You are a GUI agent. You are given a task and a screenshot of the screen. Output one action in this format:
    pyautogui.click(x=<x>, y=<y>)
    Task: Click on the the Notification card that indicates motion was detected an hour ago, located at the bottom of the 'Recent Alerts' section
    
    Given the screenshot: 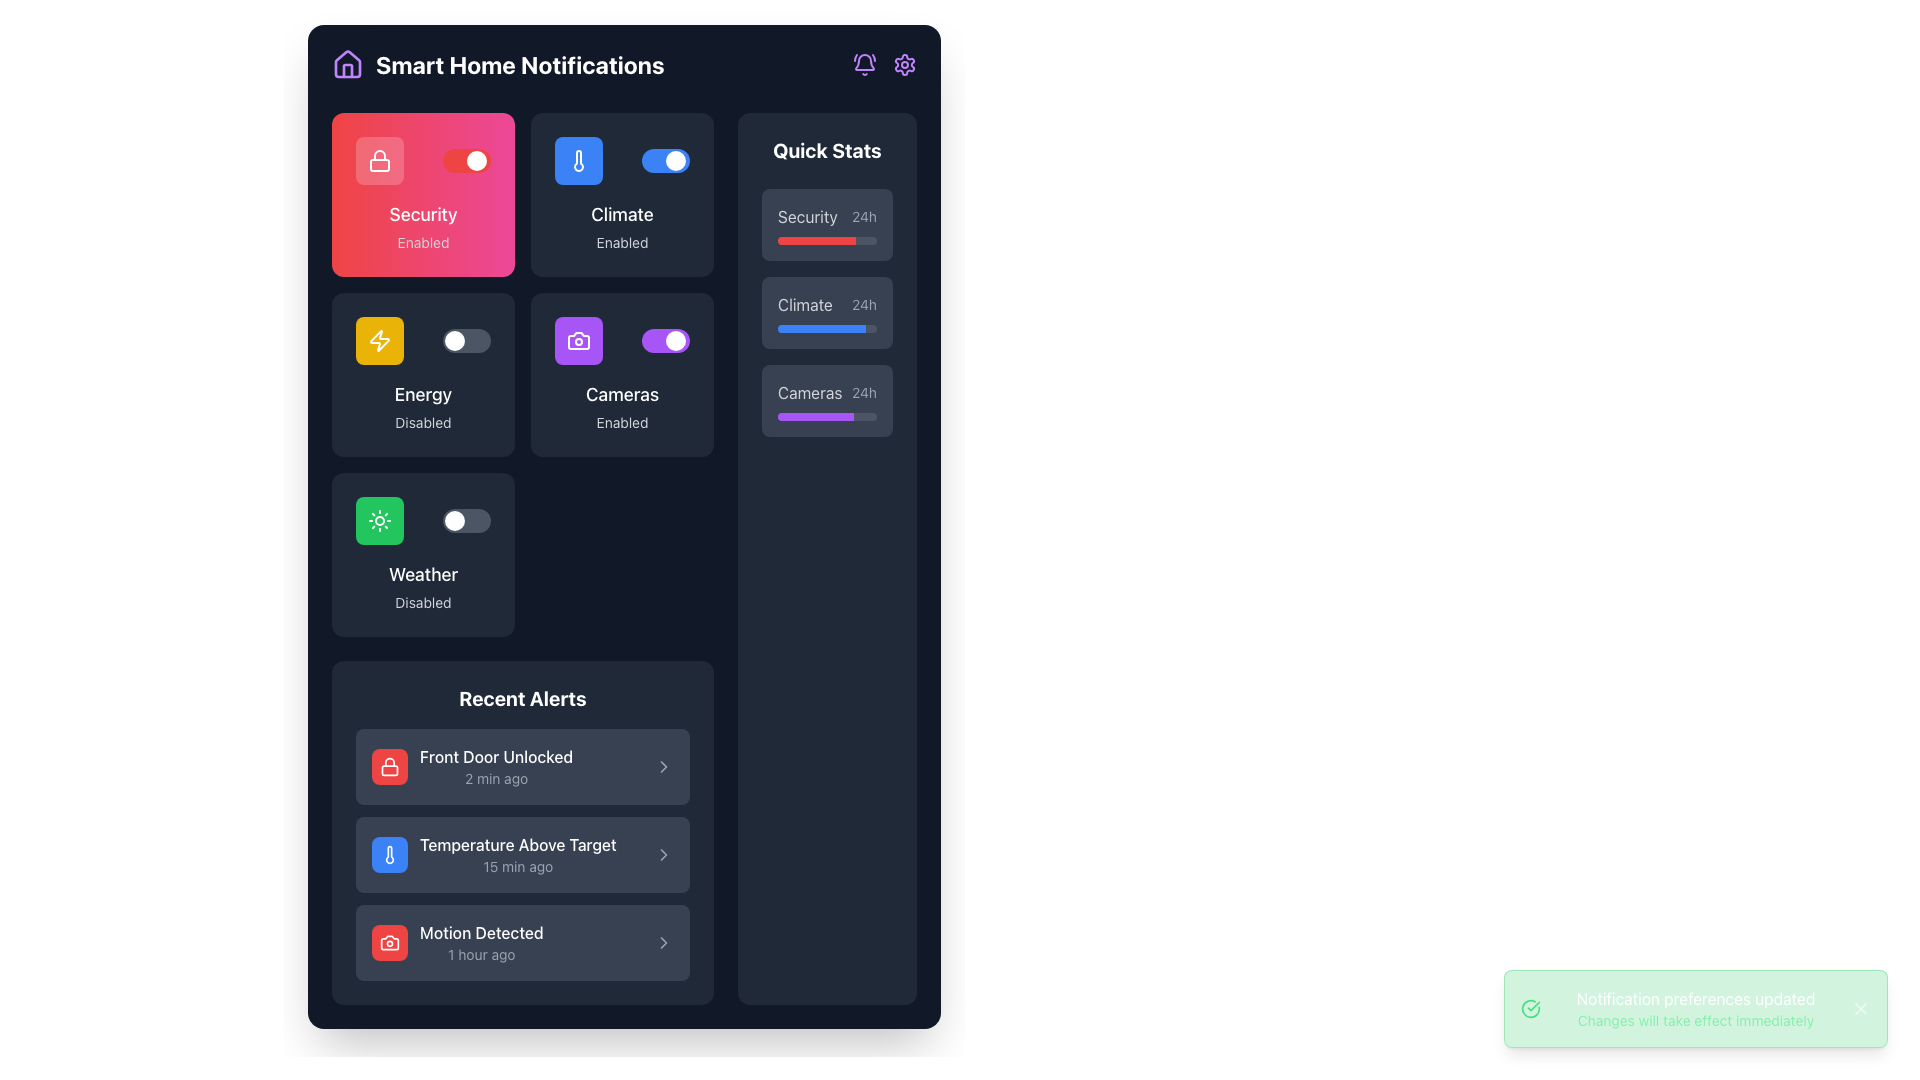 What is the action you would take?
    pyautogui.click(x=456, y=942)
    